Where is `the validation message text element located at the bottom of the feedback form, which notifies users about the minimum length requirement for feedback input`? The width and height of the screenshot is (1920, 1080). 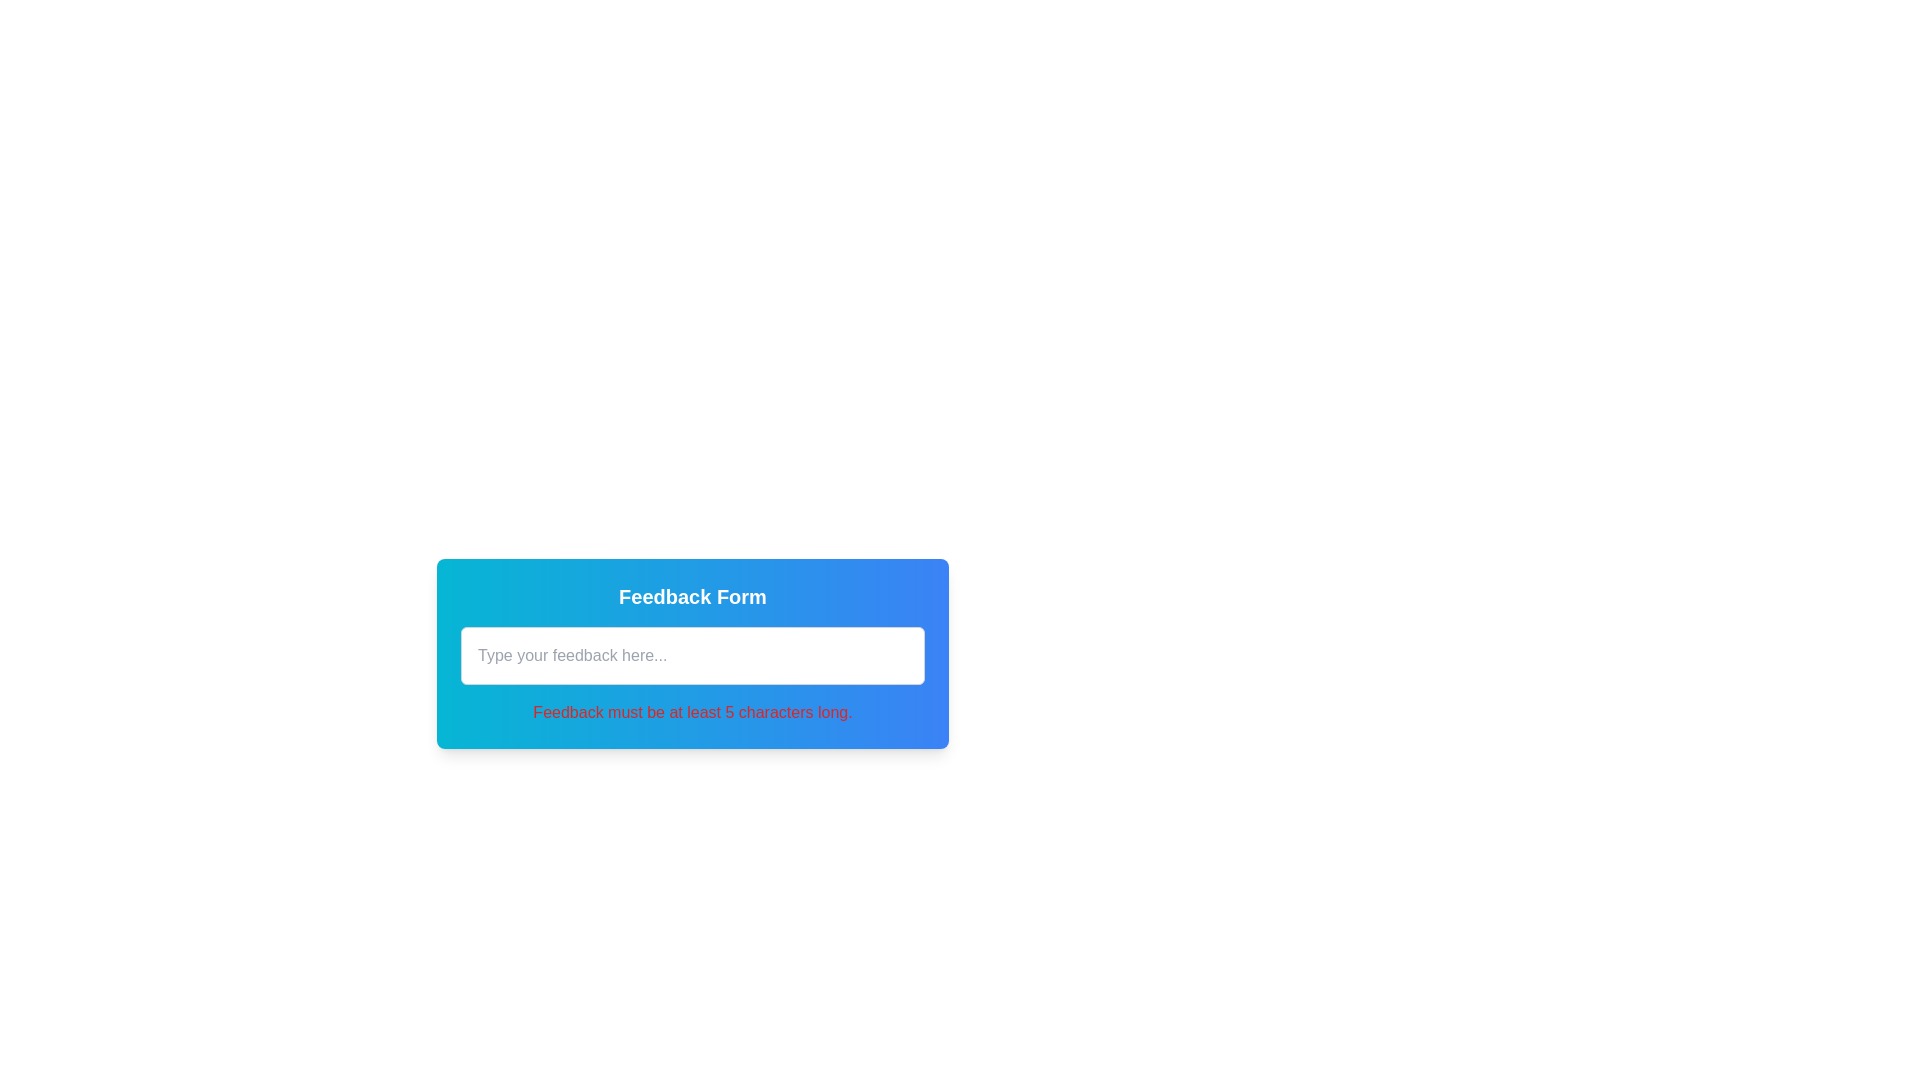
the validation message text element located at the bottom of the feedback form, which notifies users about the minimum length requirement for feedback input is located at coordinates (692, 712).